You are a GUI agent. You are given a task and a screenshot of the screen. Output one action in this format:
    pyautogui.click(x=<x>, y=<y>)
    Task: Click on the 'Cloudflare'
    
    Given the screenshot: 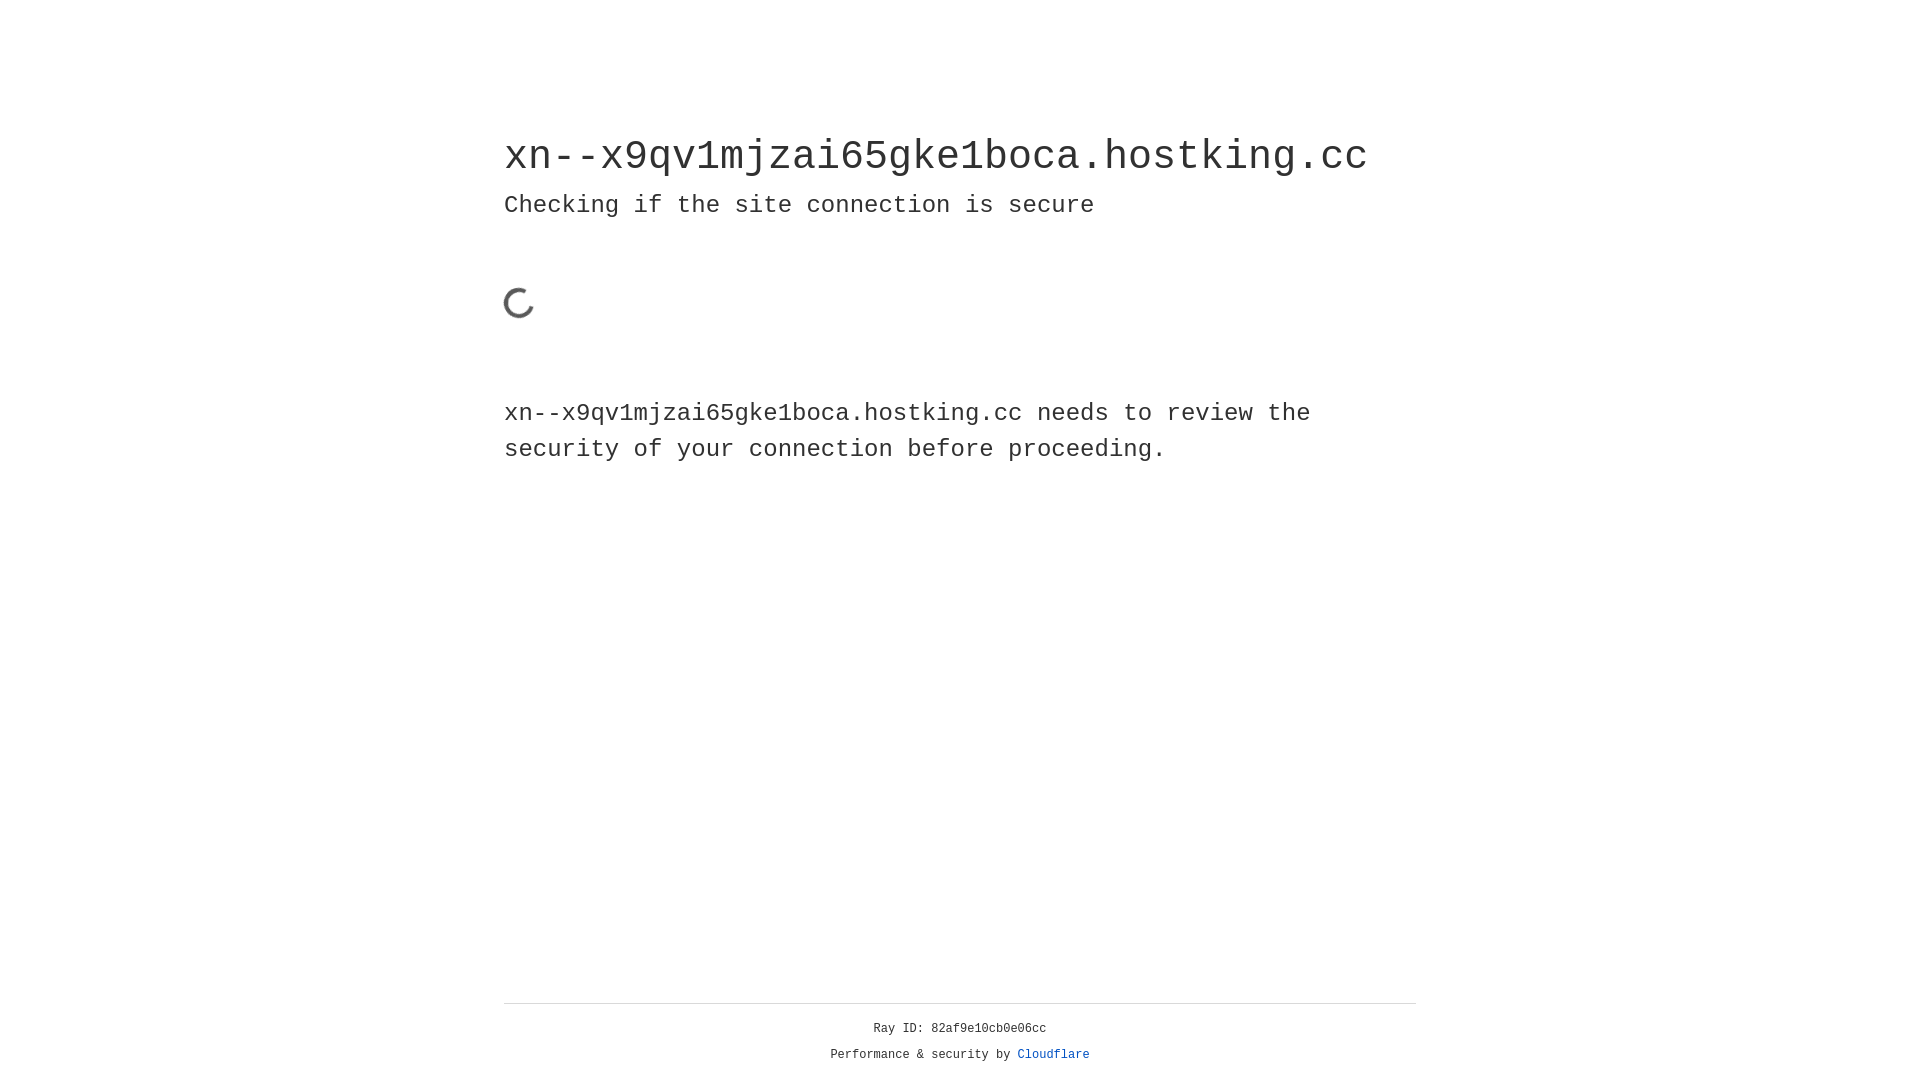 What is the action you would take?
    pyautogui.click(x=1017, y=1054)
    